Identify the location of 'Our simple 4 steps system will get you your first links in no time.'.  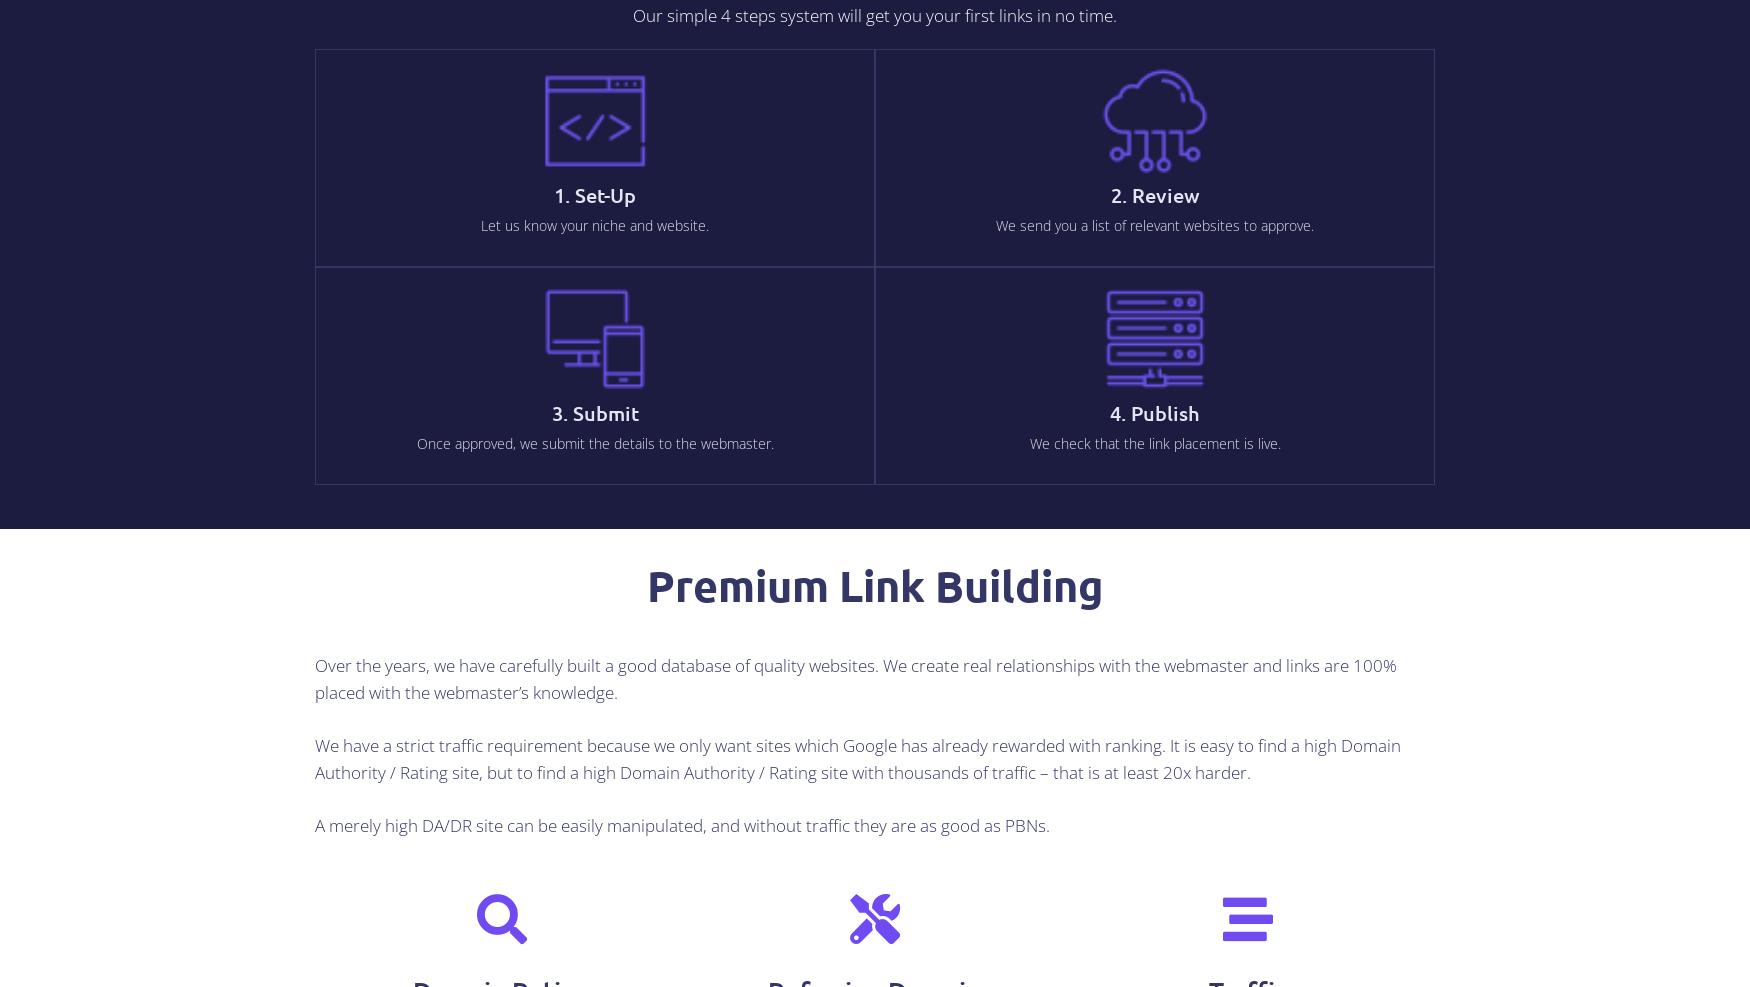
(631, 13).